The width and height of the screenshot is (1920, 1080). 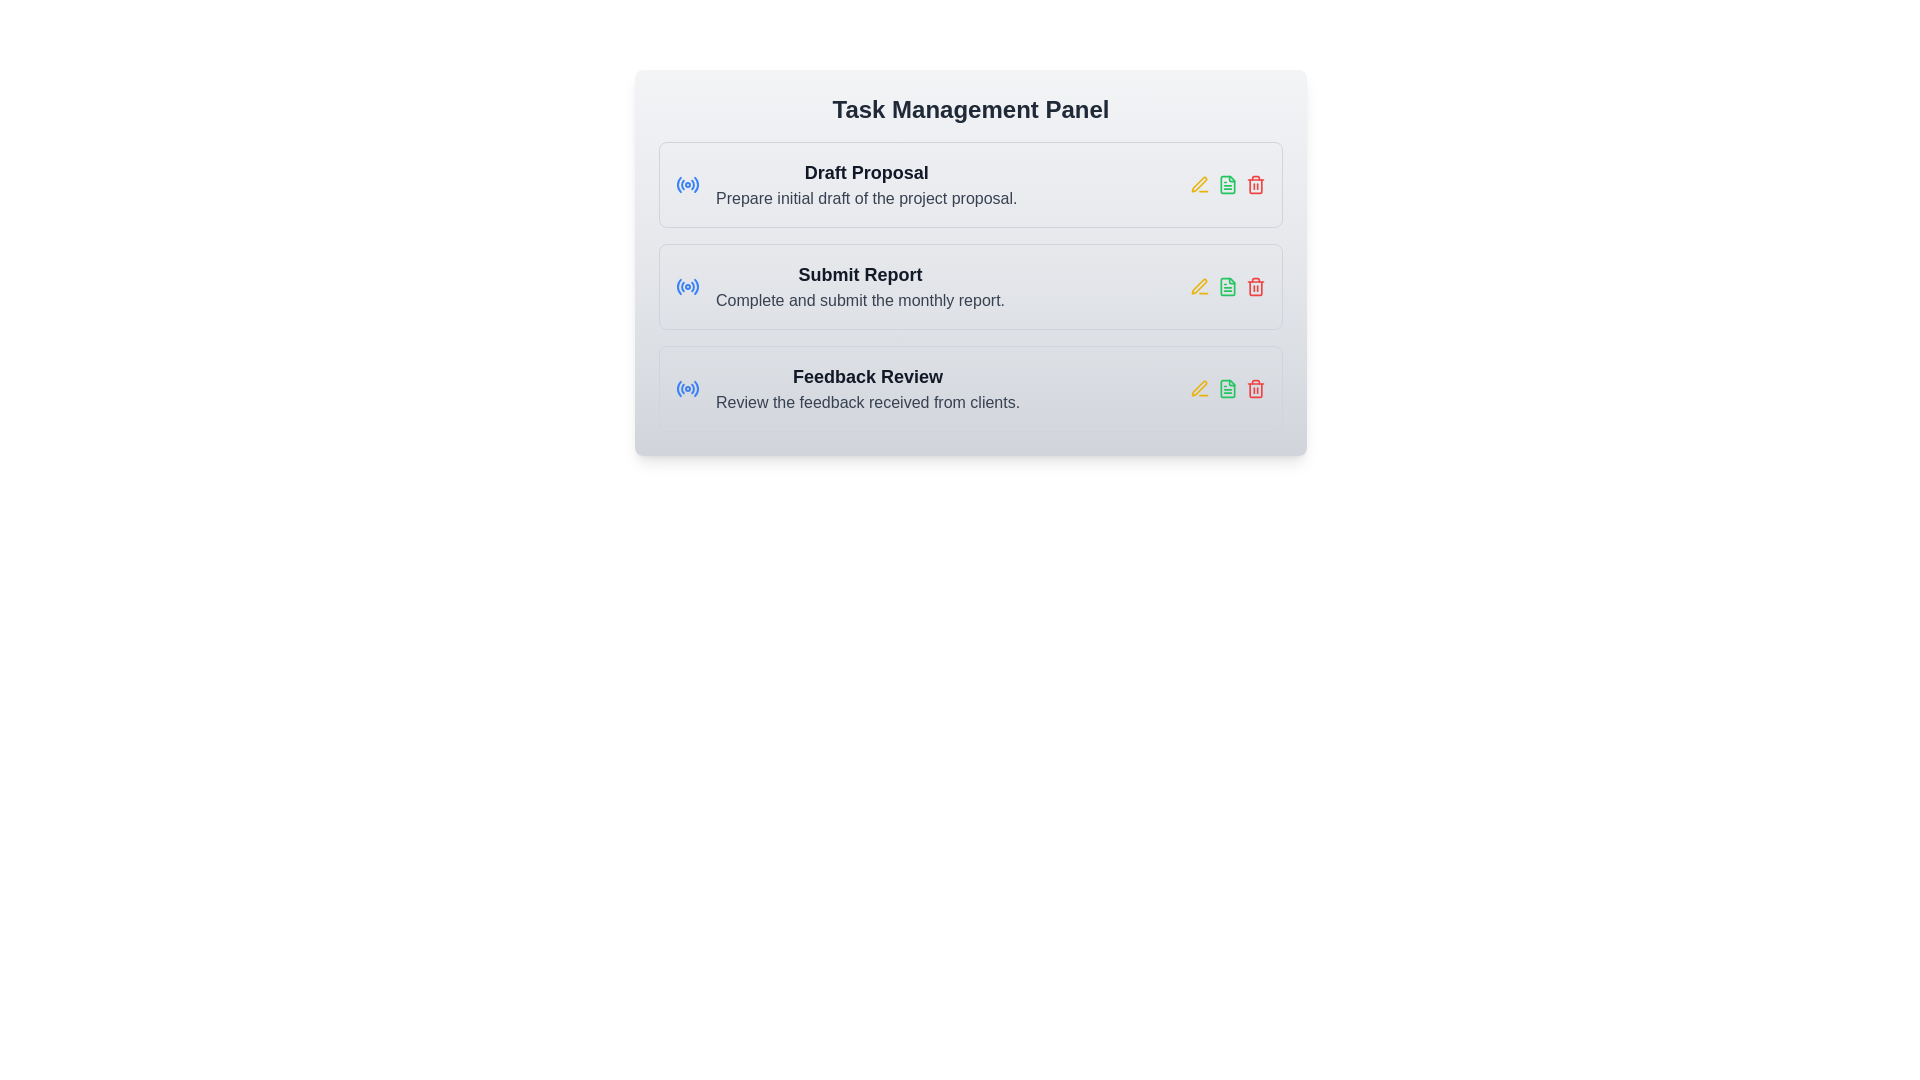 I want to click on the 'Feedback Review' text label in the 'Task Management Panel' section, which is the third item in the list and has a bold first line and a lighter second line, so click(x=868, y=389).